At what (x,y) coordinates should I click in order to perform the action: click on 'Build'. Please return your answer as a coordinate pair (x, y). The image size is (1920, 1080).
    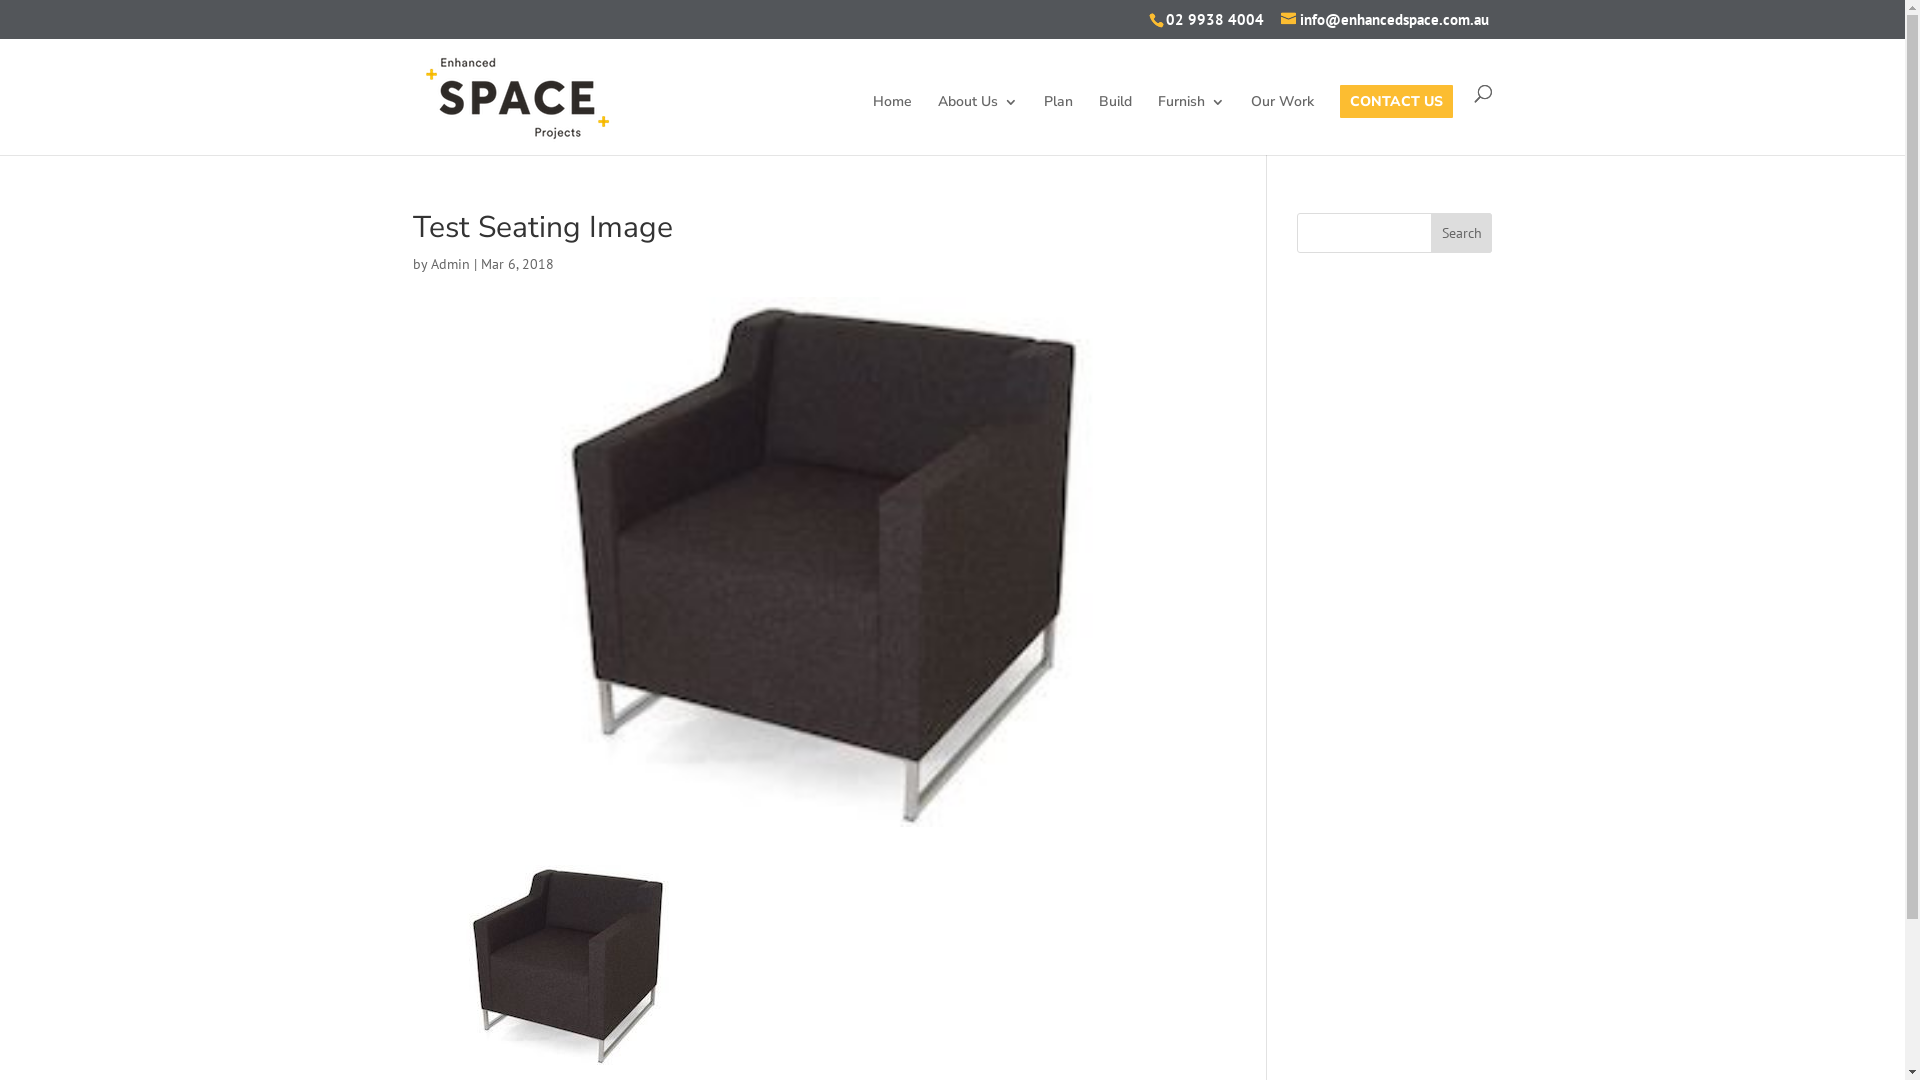
    Looking at the image, I should click on (1113, 123).